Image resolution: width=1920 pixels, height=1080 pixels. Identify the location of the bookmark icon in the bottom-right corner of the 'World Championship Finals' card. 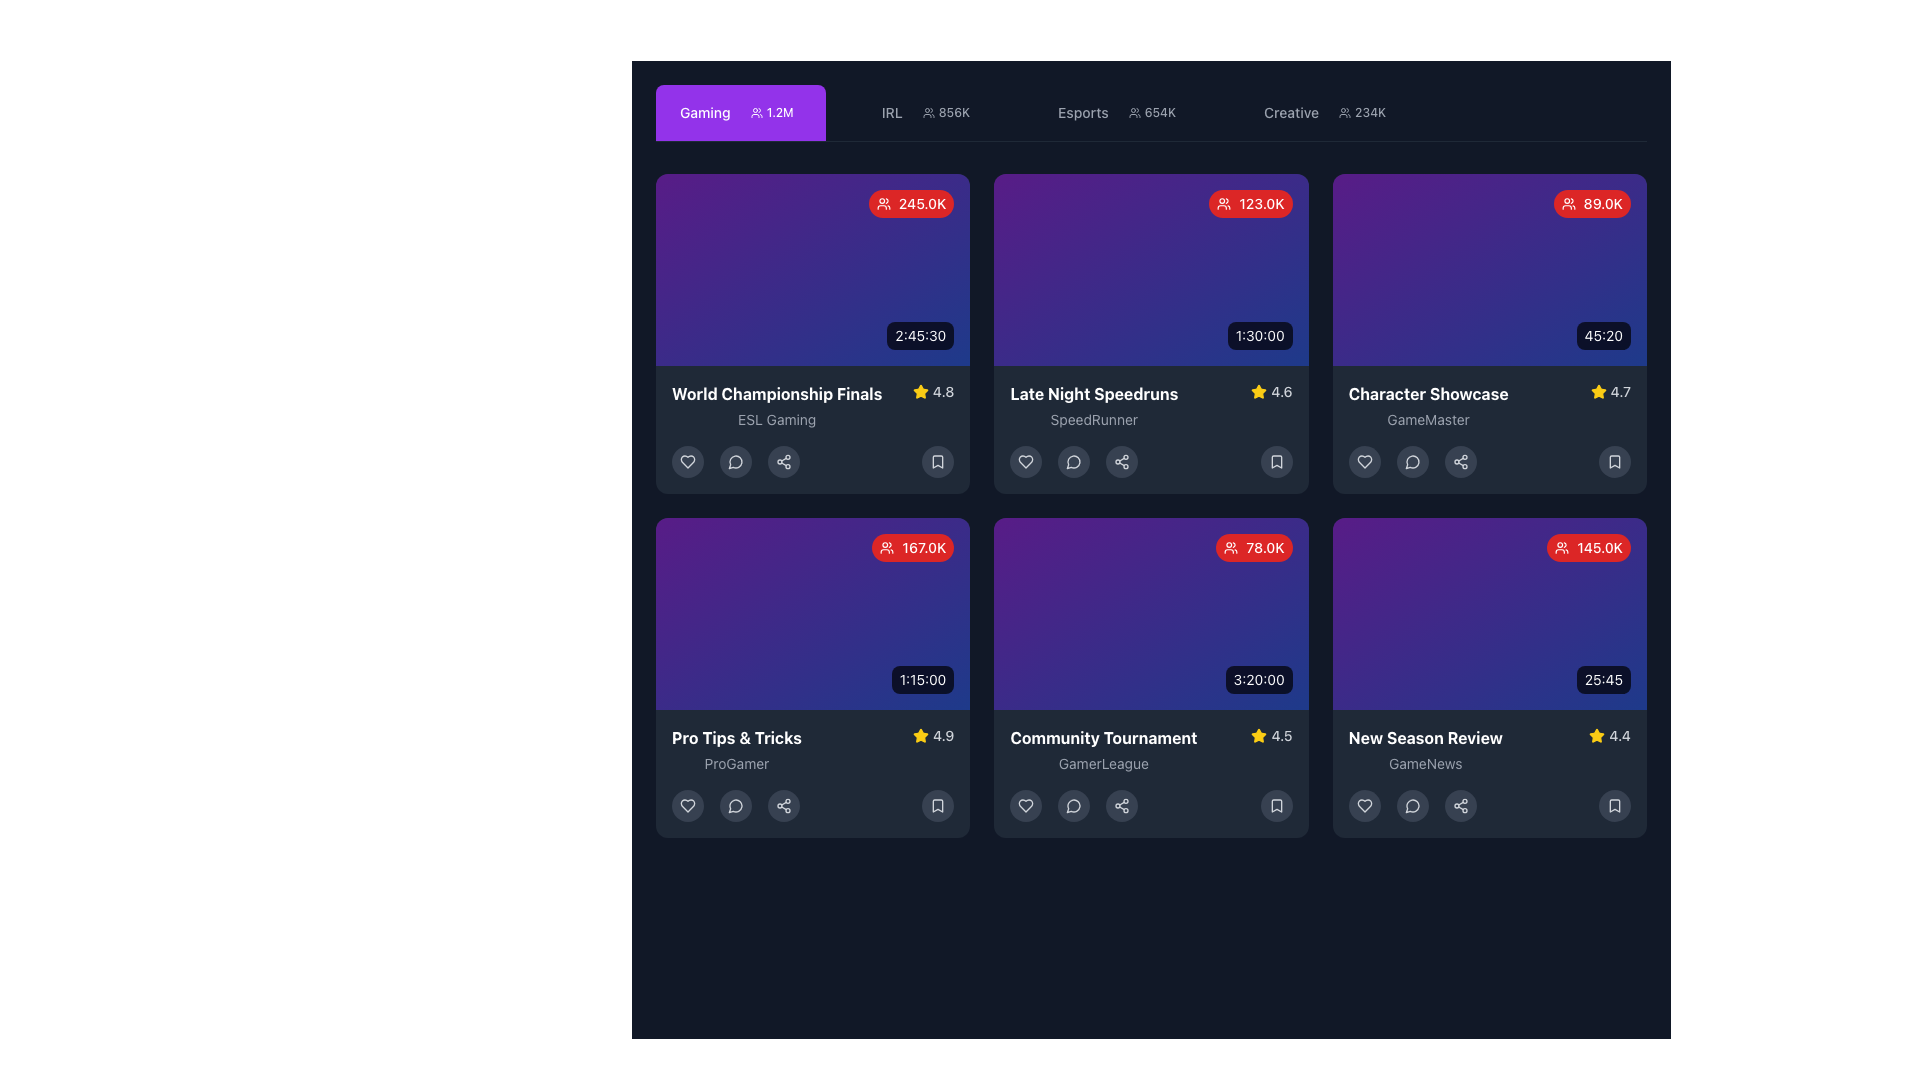
(937, 462).